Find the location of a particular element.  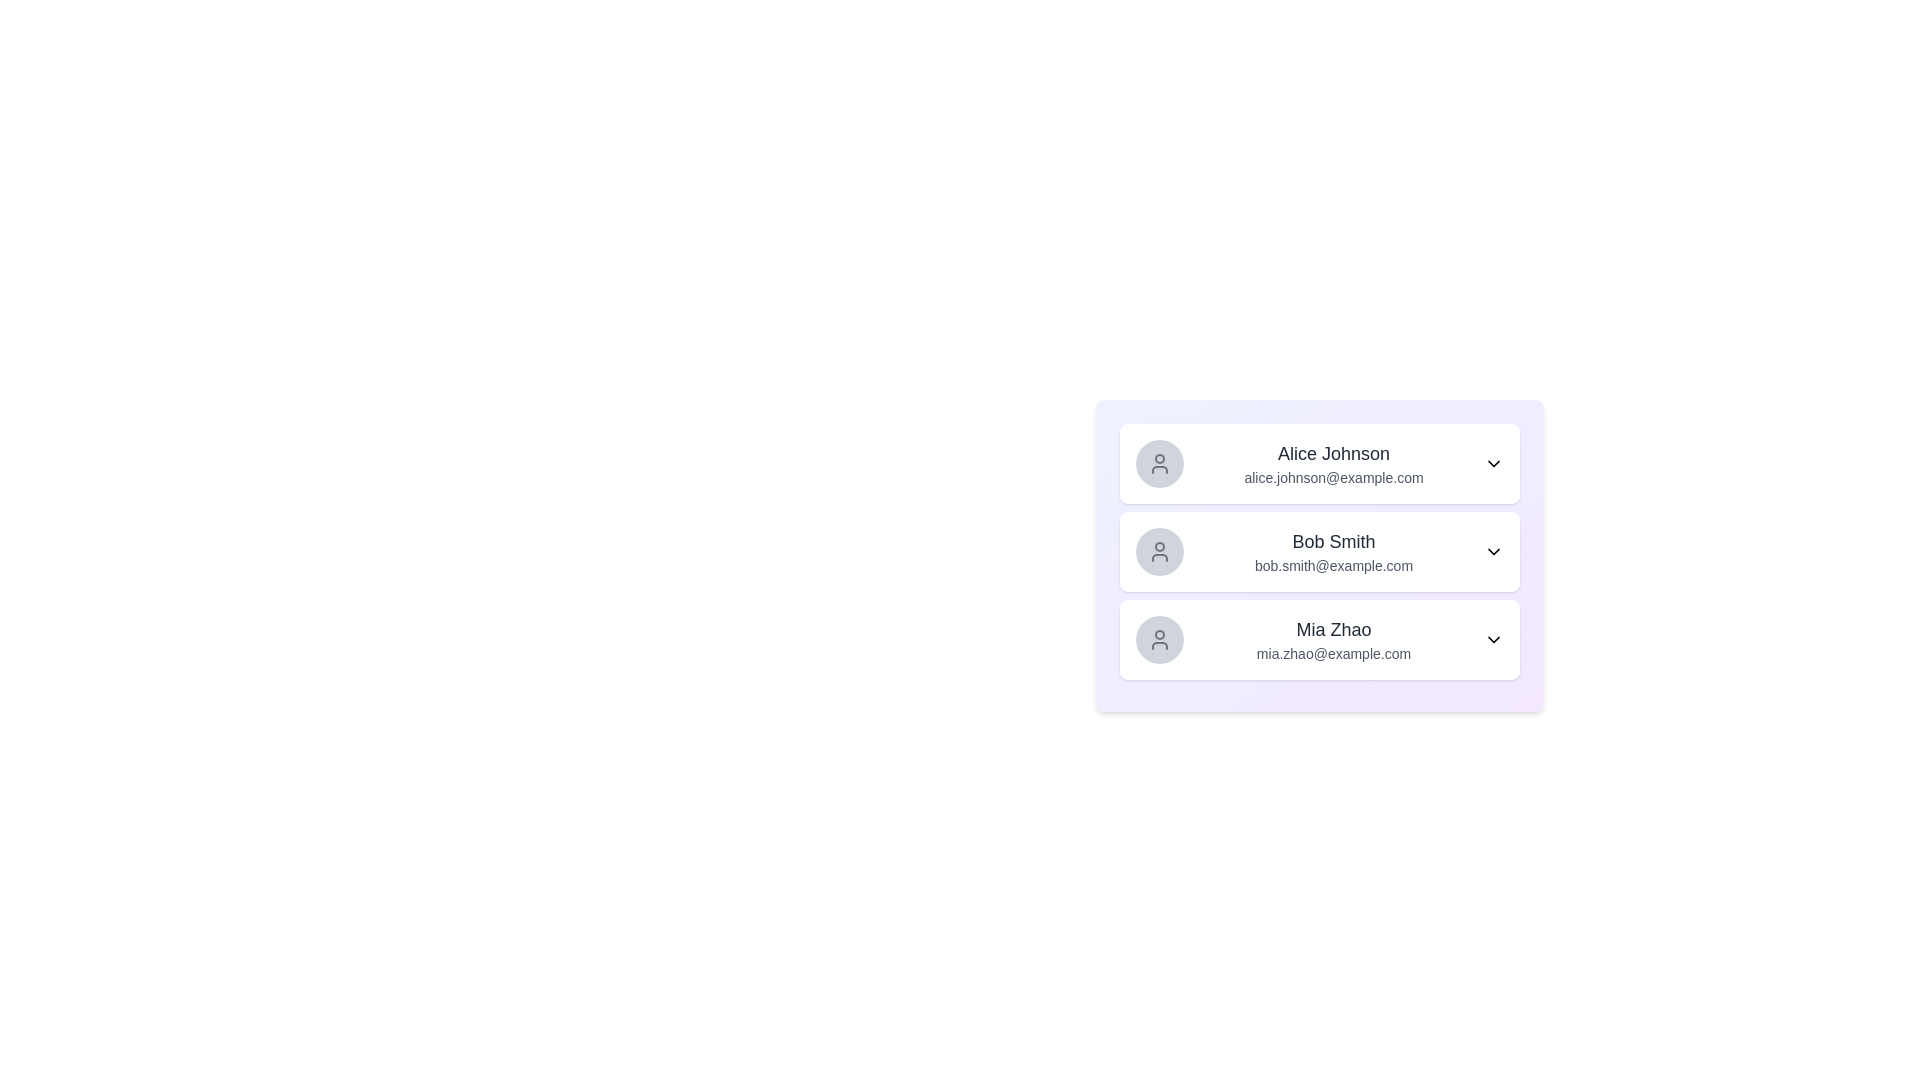

the downward-pointing chevron icon located in the profile information section of Mia Zhao is located at coordinates (1493, 640).